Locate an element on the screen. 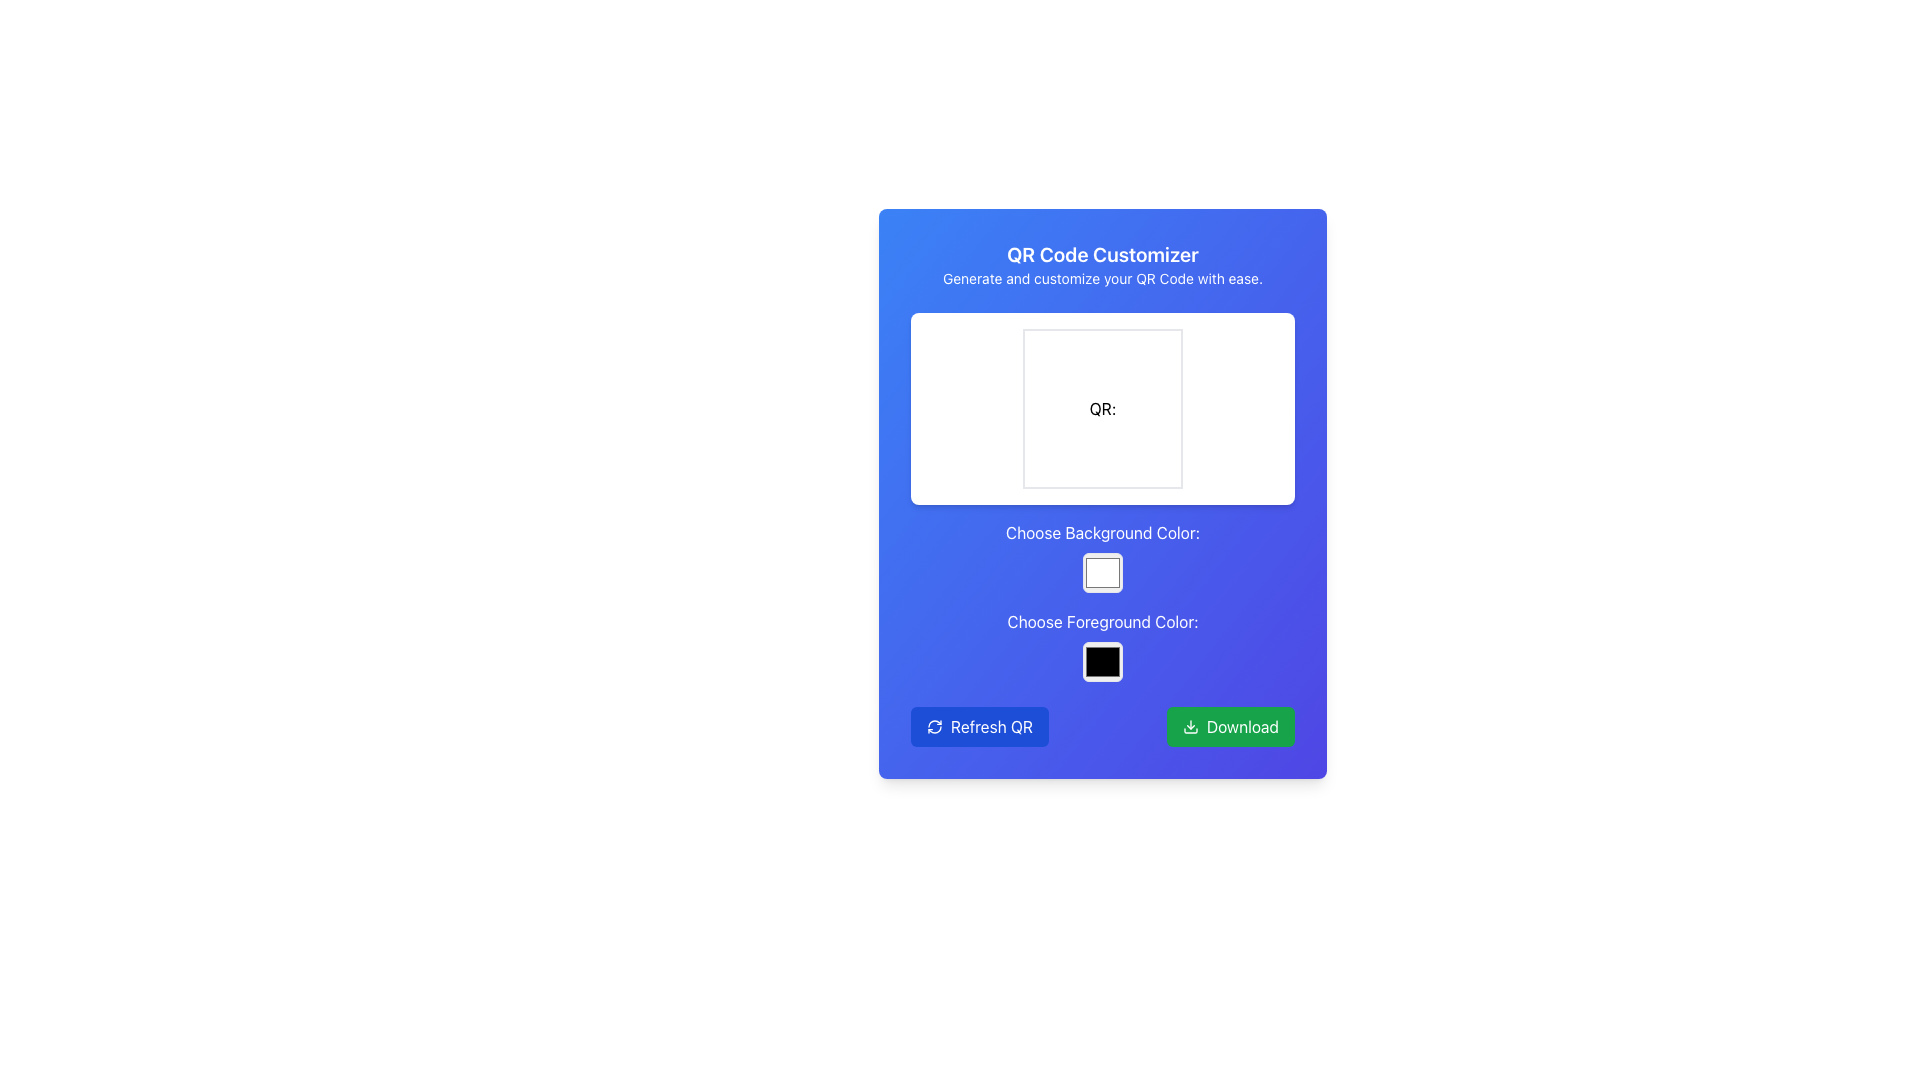 Image resolution: width=1920 pixels, height=1080 pixels. the Button Group containing the 'Refresh QR' and 'Download' buttons is located at coordinates (1102, 726).